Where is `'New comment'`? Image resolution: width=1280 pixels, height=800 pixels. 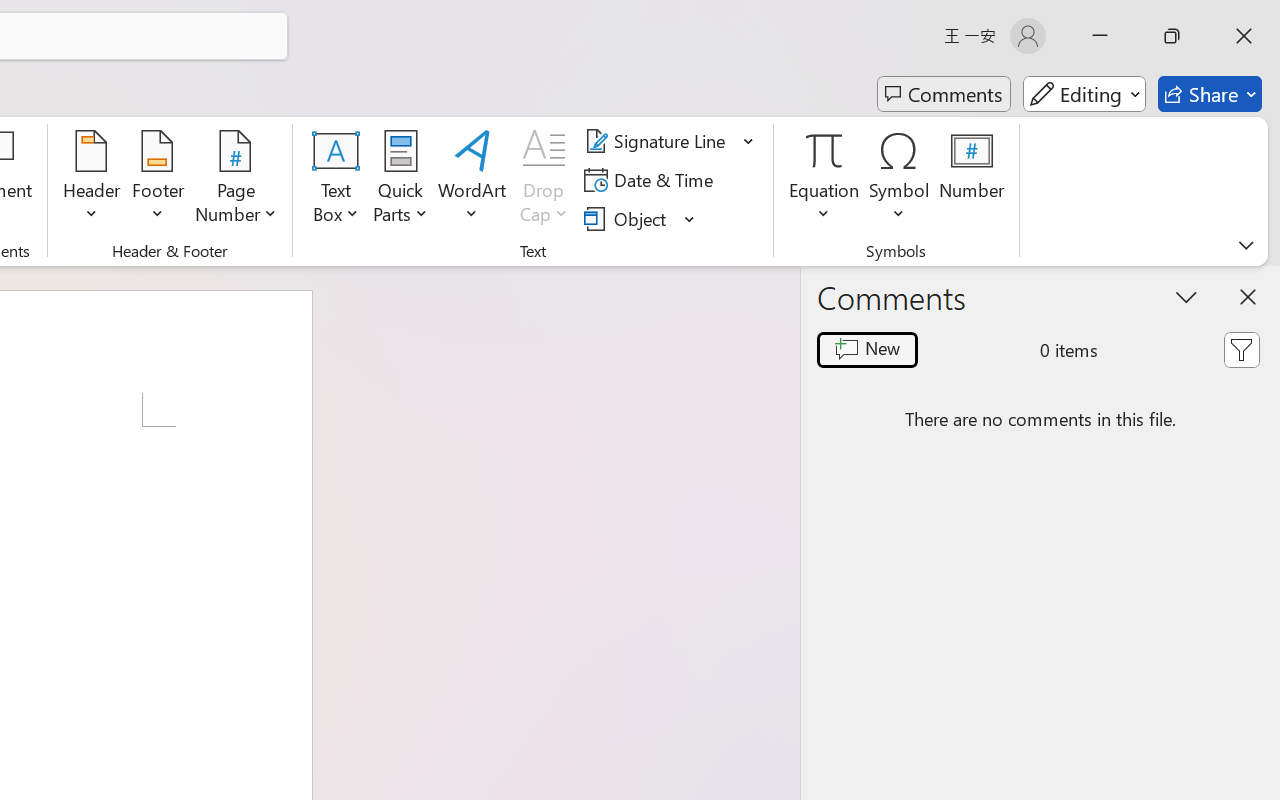 'New comment' is located at coordinates (867, 350).